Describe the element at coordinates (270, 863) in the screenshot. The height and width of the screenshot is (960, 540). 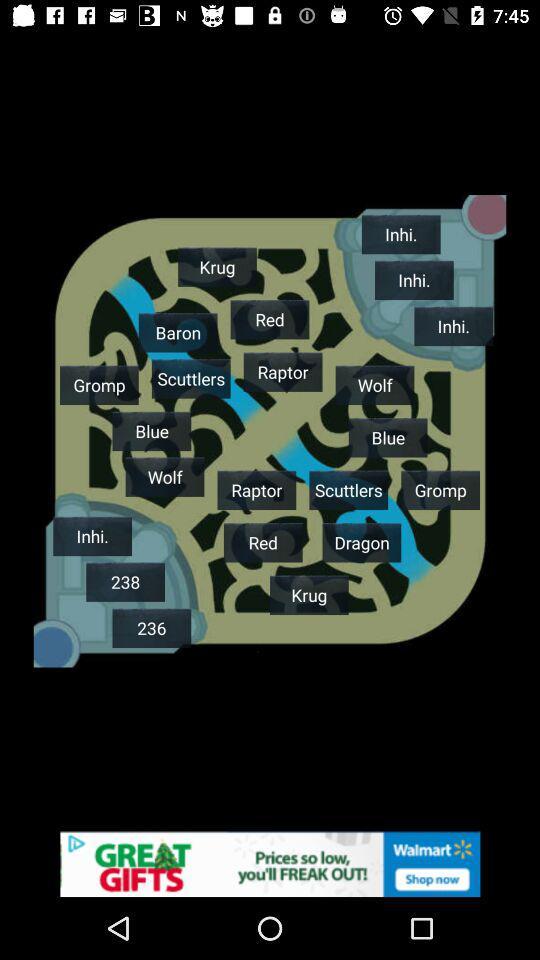
I see `advertising site` at that location.